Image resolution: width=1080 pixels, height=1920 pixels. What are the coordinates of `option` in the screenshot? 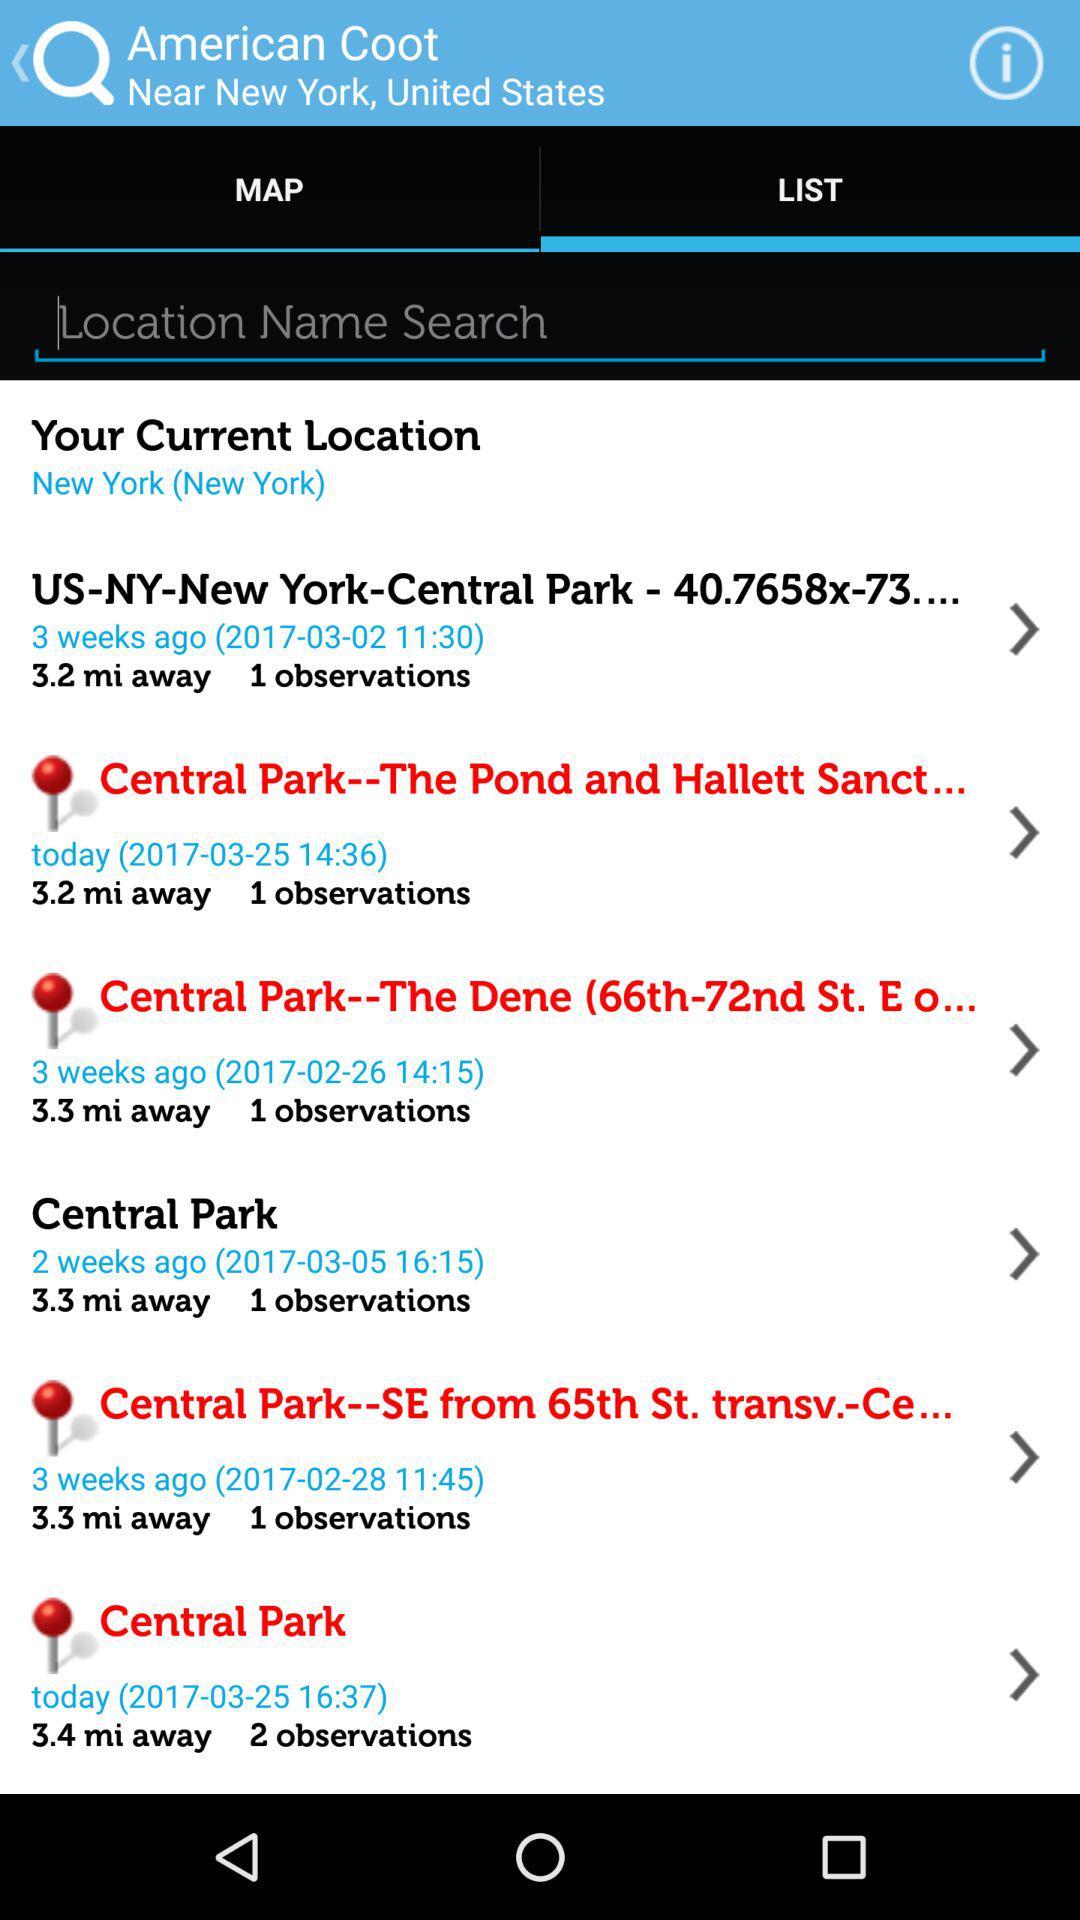 It's located at (1024, 1674).